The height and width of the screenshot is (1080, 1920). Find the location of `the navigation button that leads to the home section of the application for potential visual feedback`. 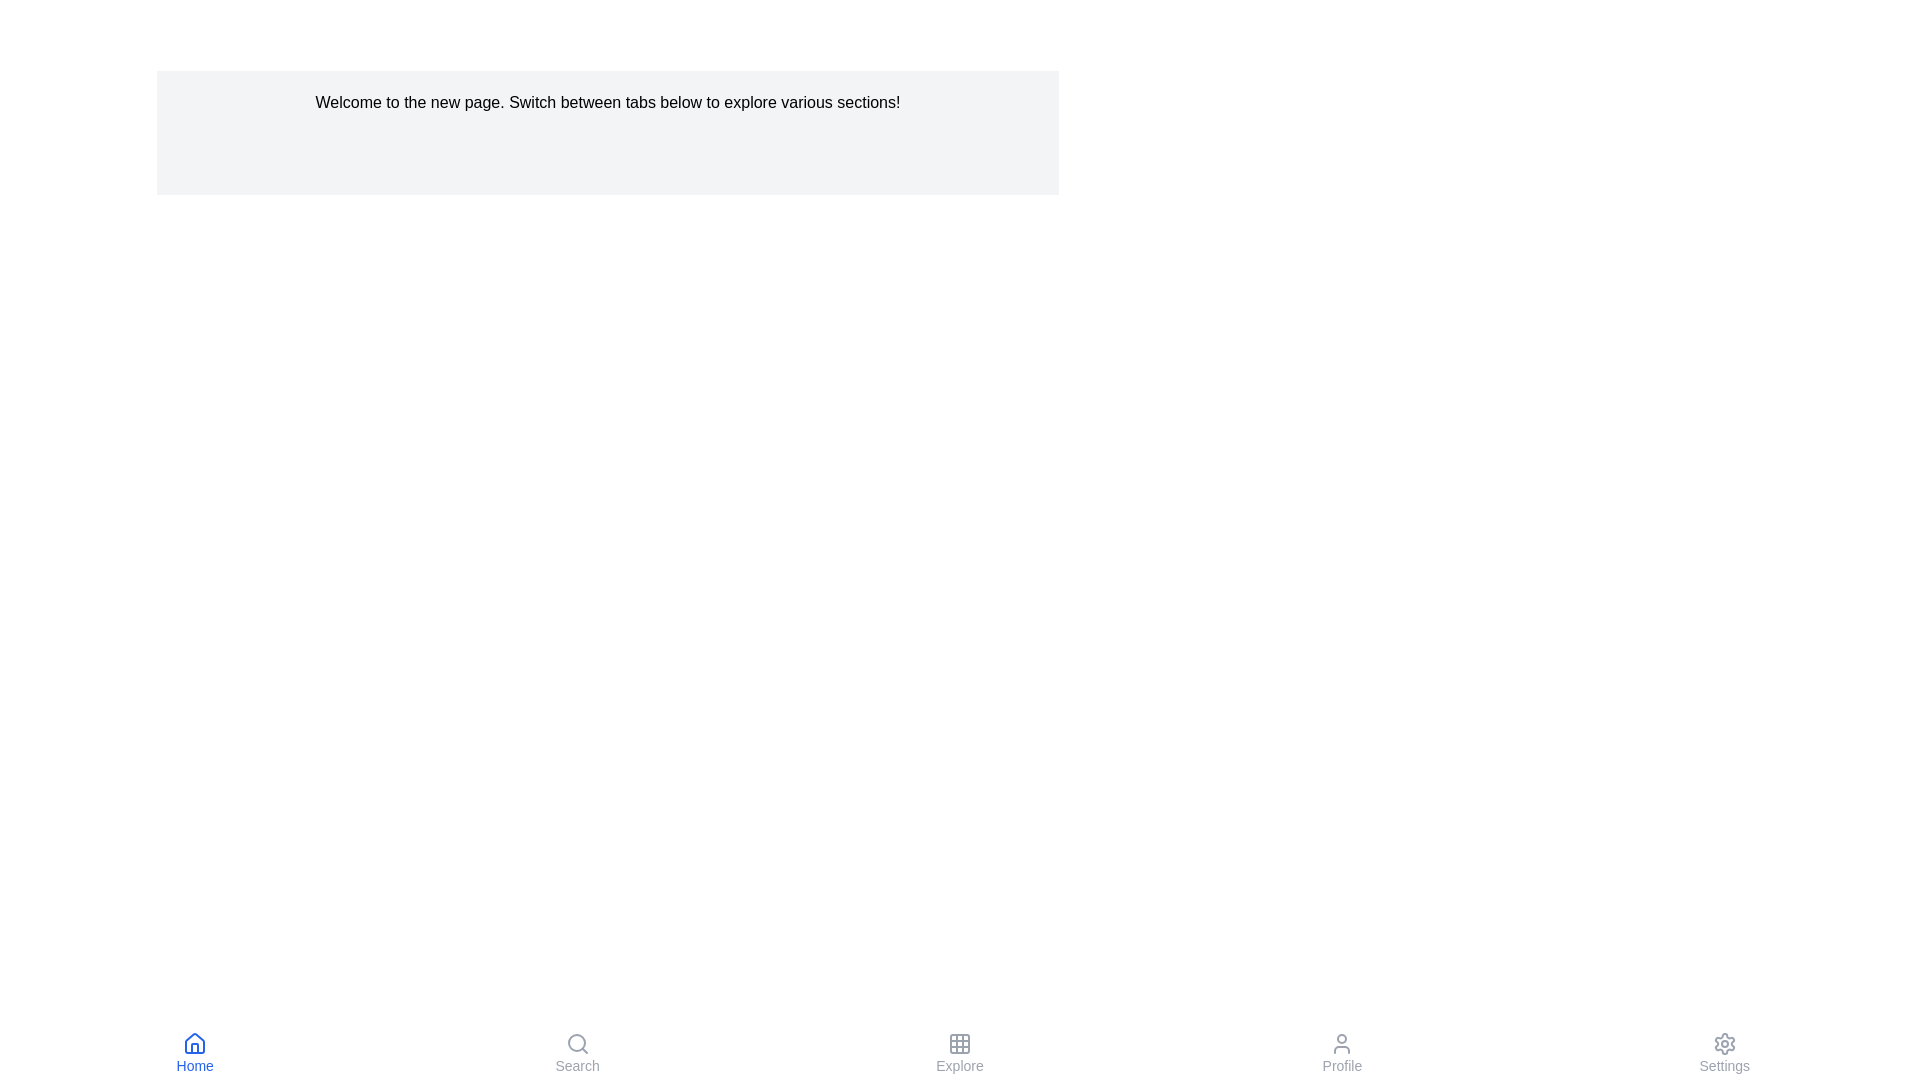

the navigation button that leads to the home section of the application for potential visual feedback is located at coordinates (195, 1052).